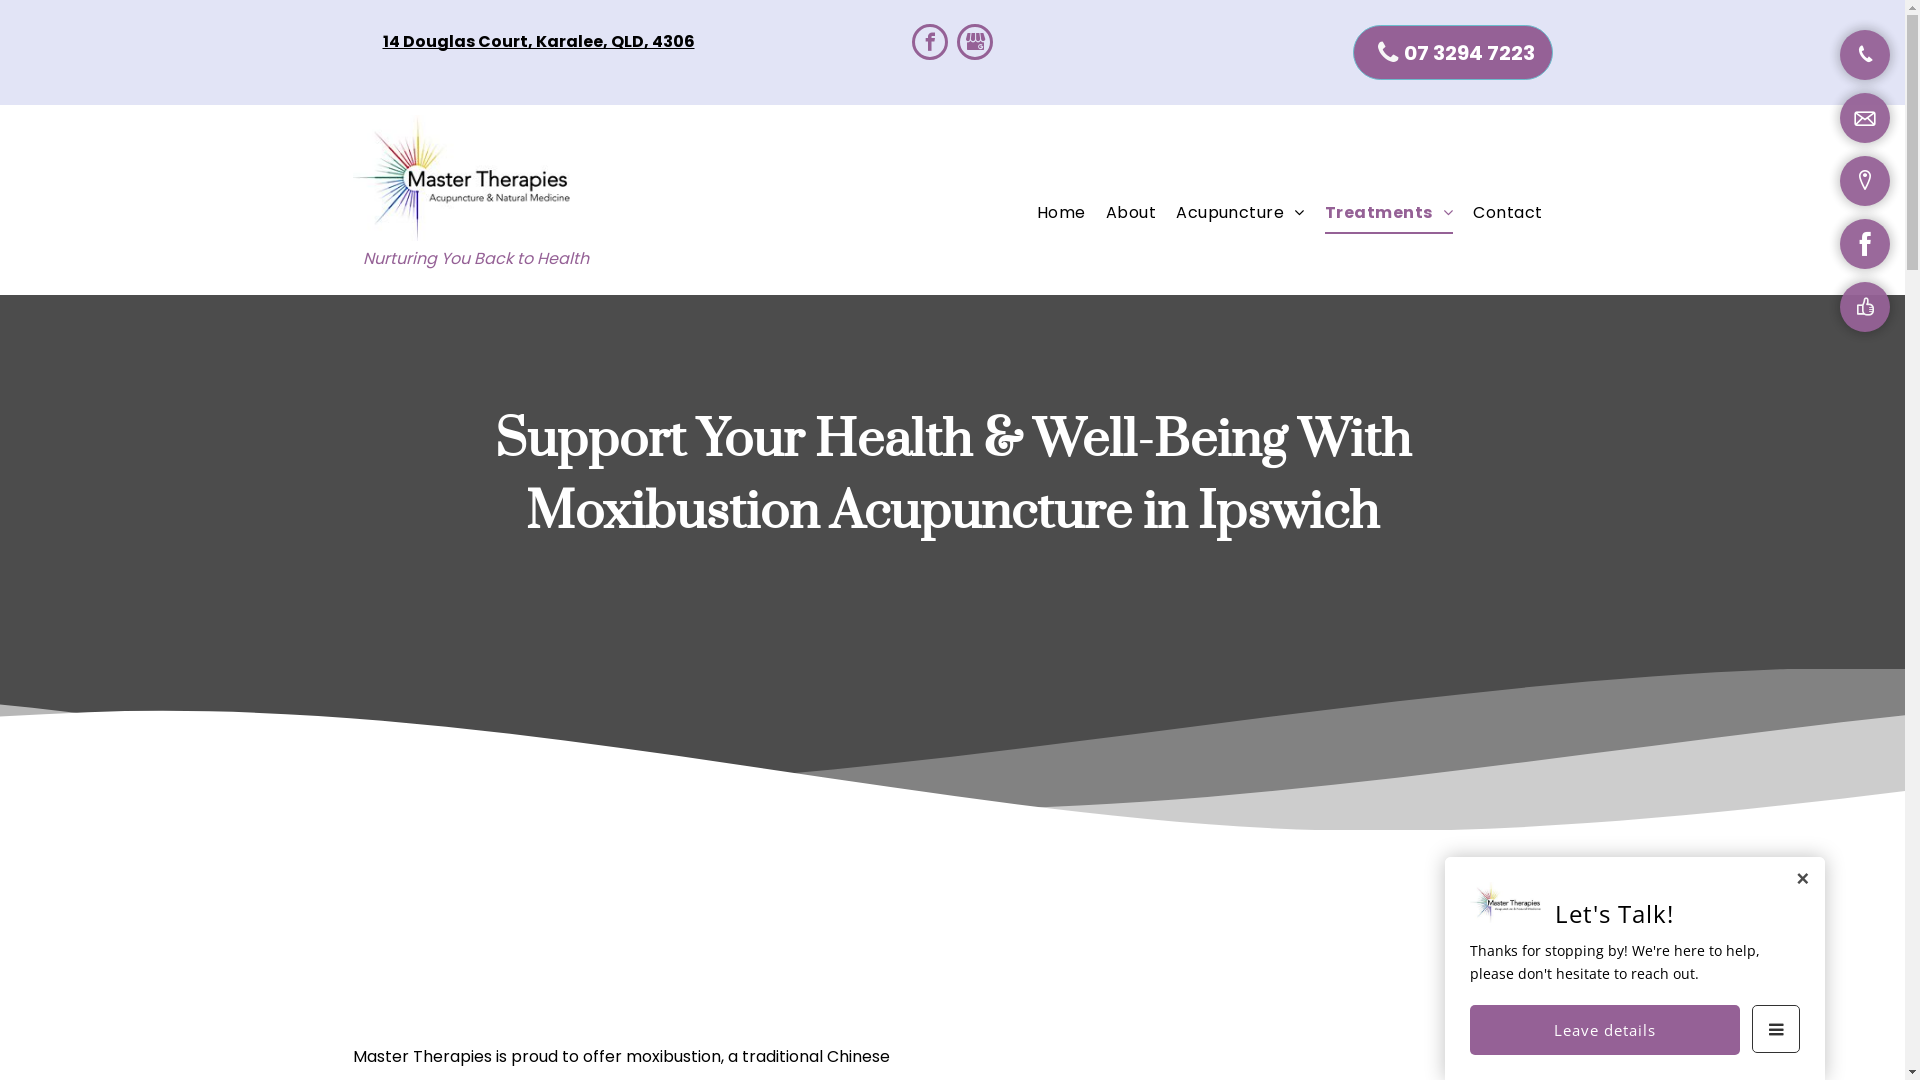 The width and height of the screenshot is (1920, 1080). What do you see at coordinates (1604, 1029) in the screenshot?
I see `'Leave details'` at bounding box center [1604, 1029].